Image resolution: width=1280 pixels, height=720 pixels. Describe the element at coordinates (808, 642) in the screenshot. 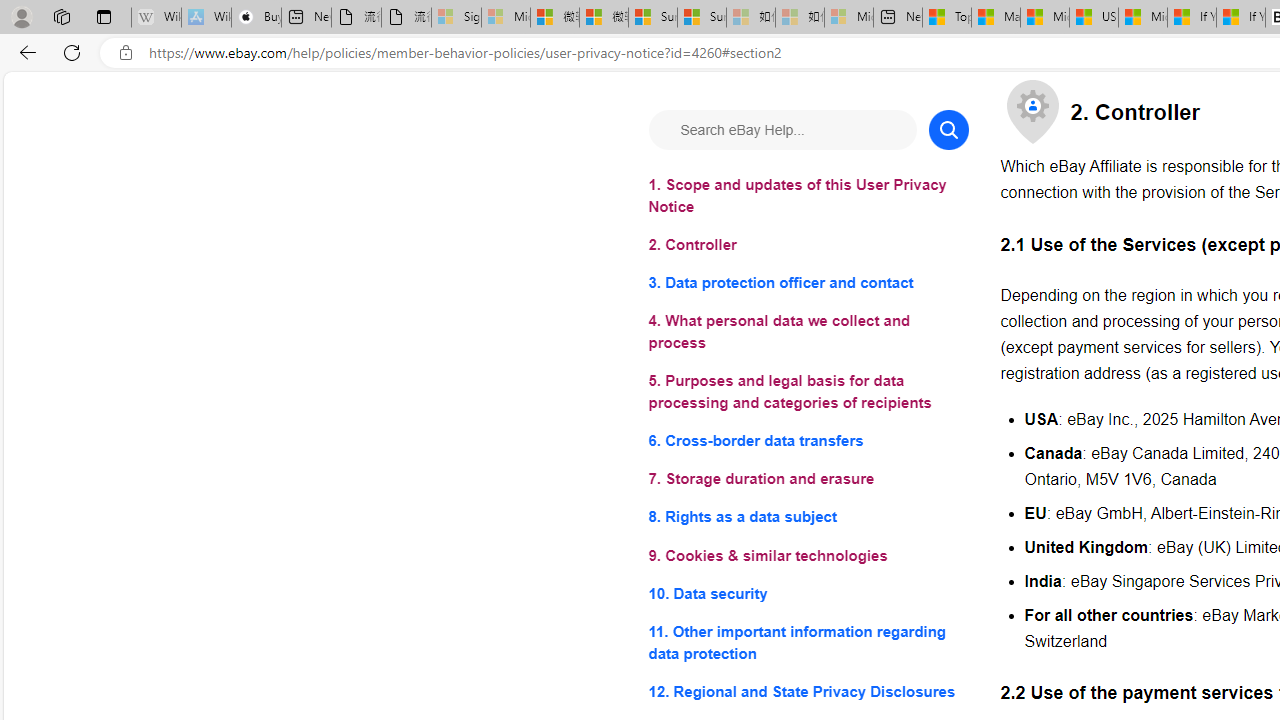

I see `'11. Other important information regarding data protection'` at that location.